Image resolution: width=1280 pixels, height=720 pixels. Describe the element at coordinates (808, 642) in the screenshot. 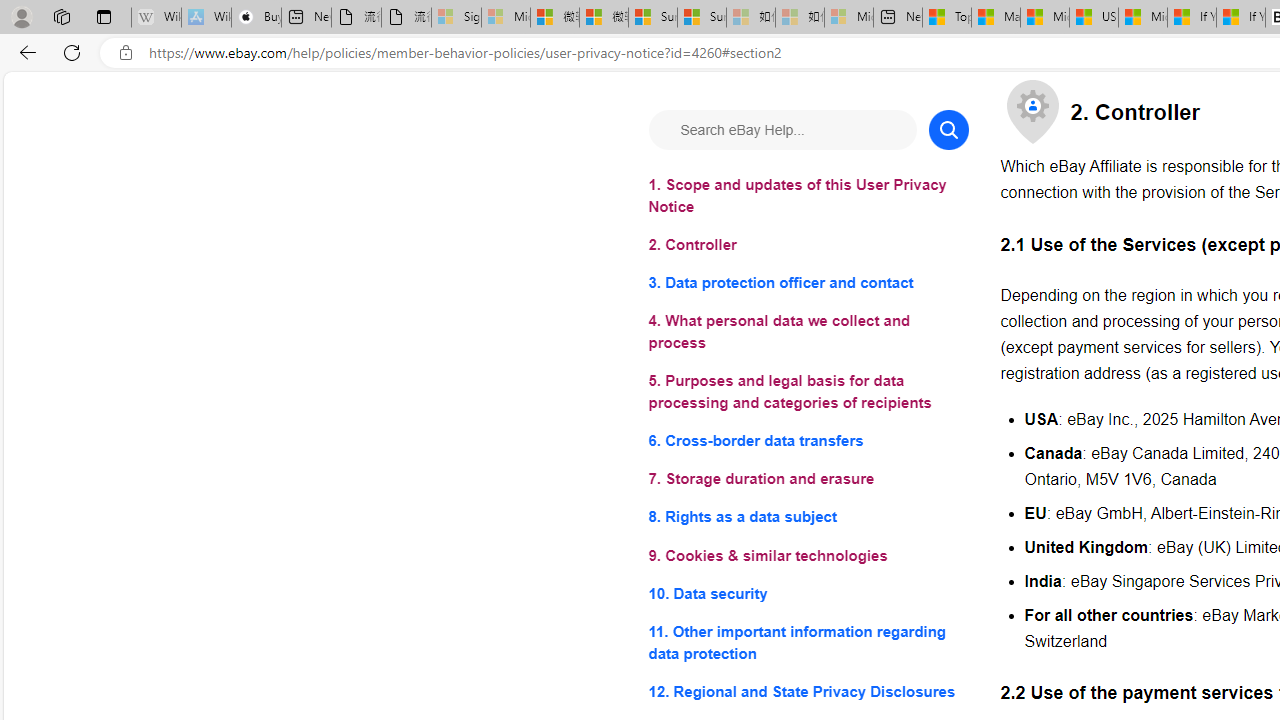

I see `'11. Other important information regarding data protection'` at that location.